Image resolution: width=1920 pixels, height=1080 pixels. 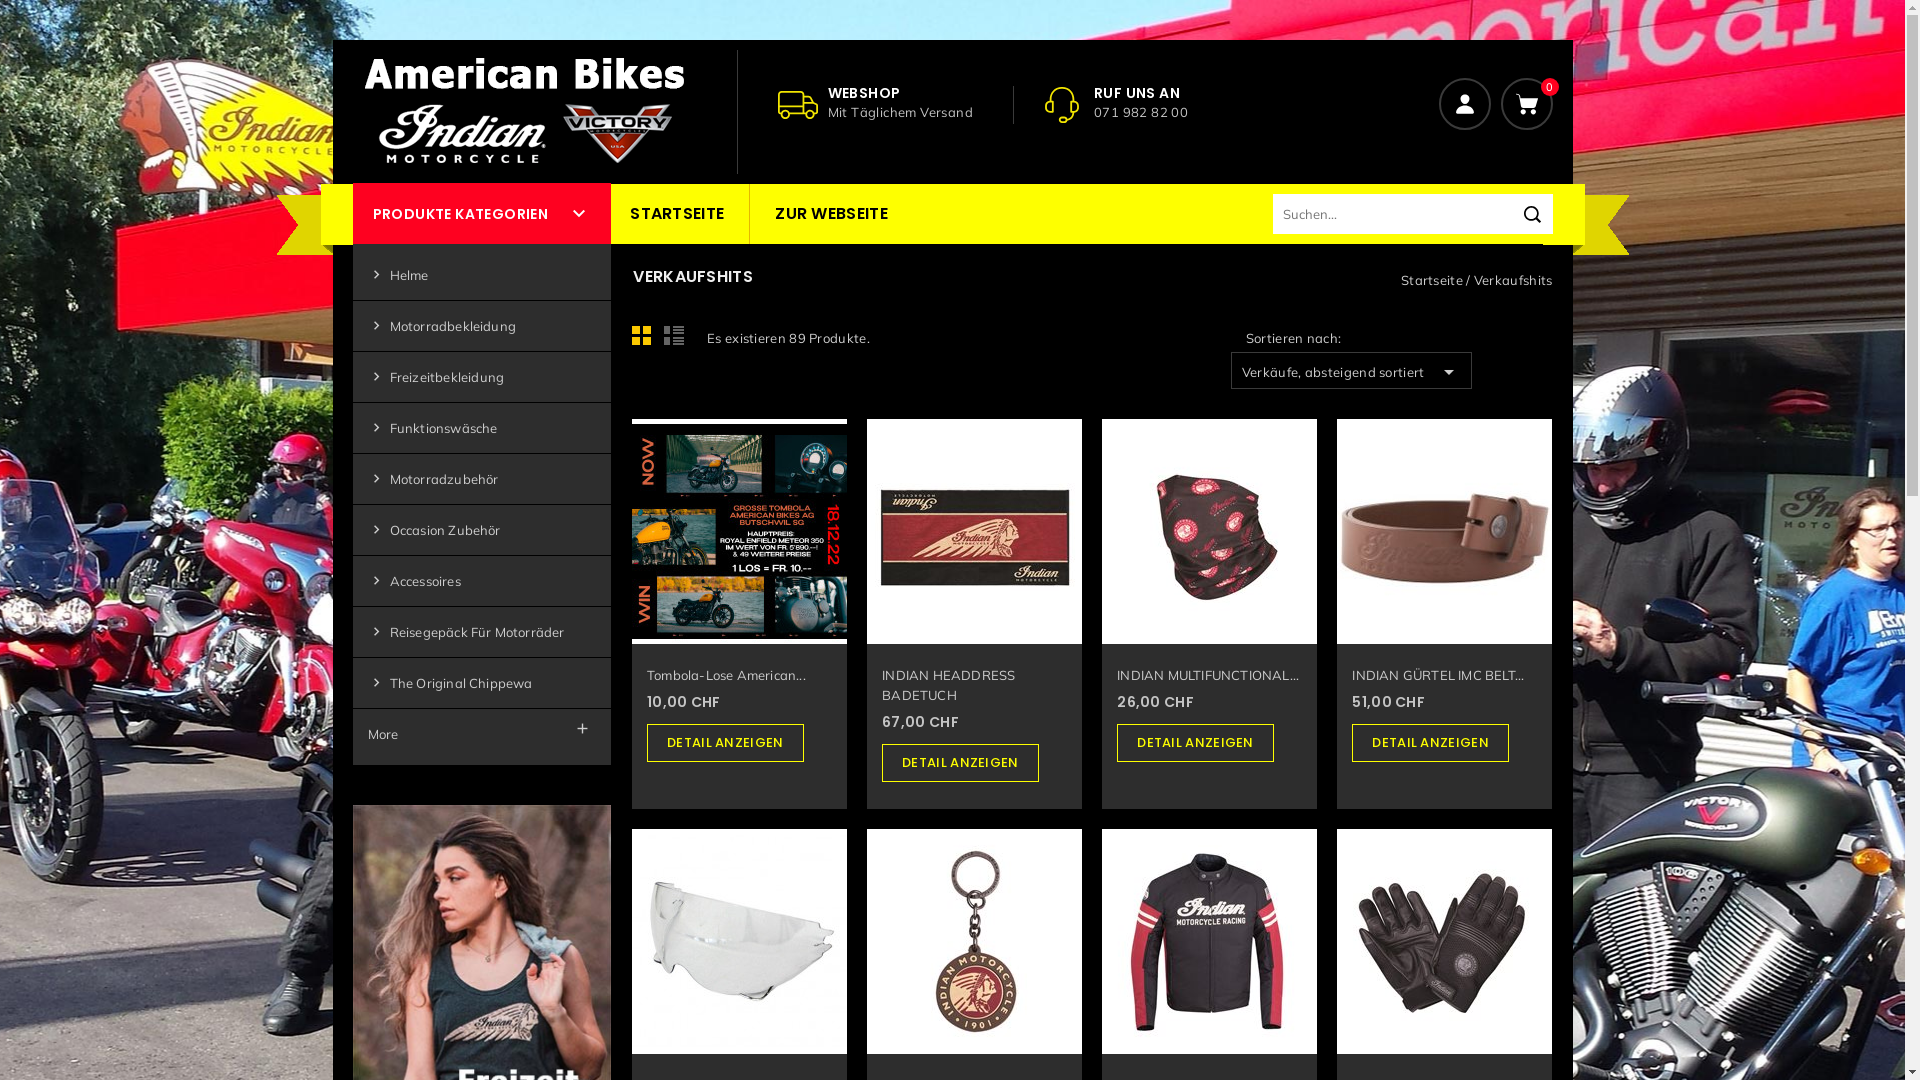 What do you see at coordinates (1473, 280) in the screenshot?
I see `'Verkaufshits'` at bounding box center [1473, 280].